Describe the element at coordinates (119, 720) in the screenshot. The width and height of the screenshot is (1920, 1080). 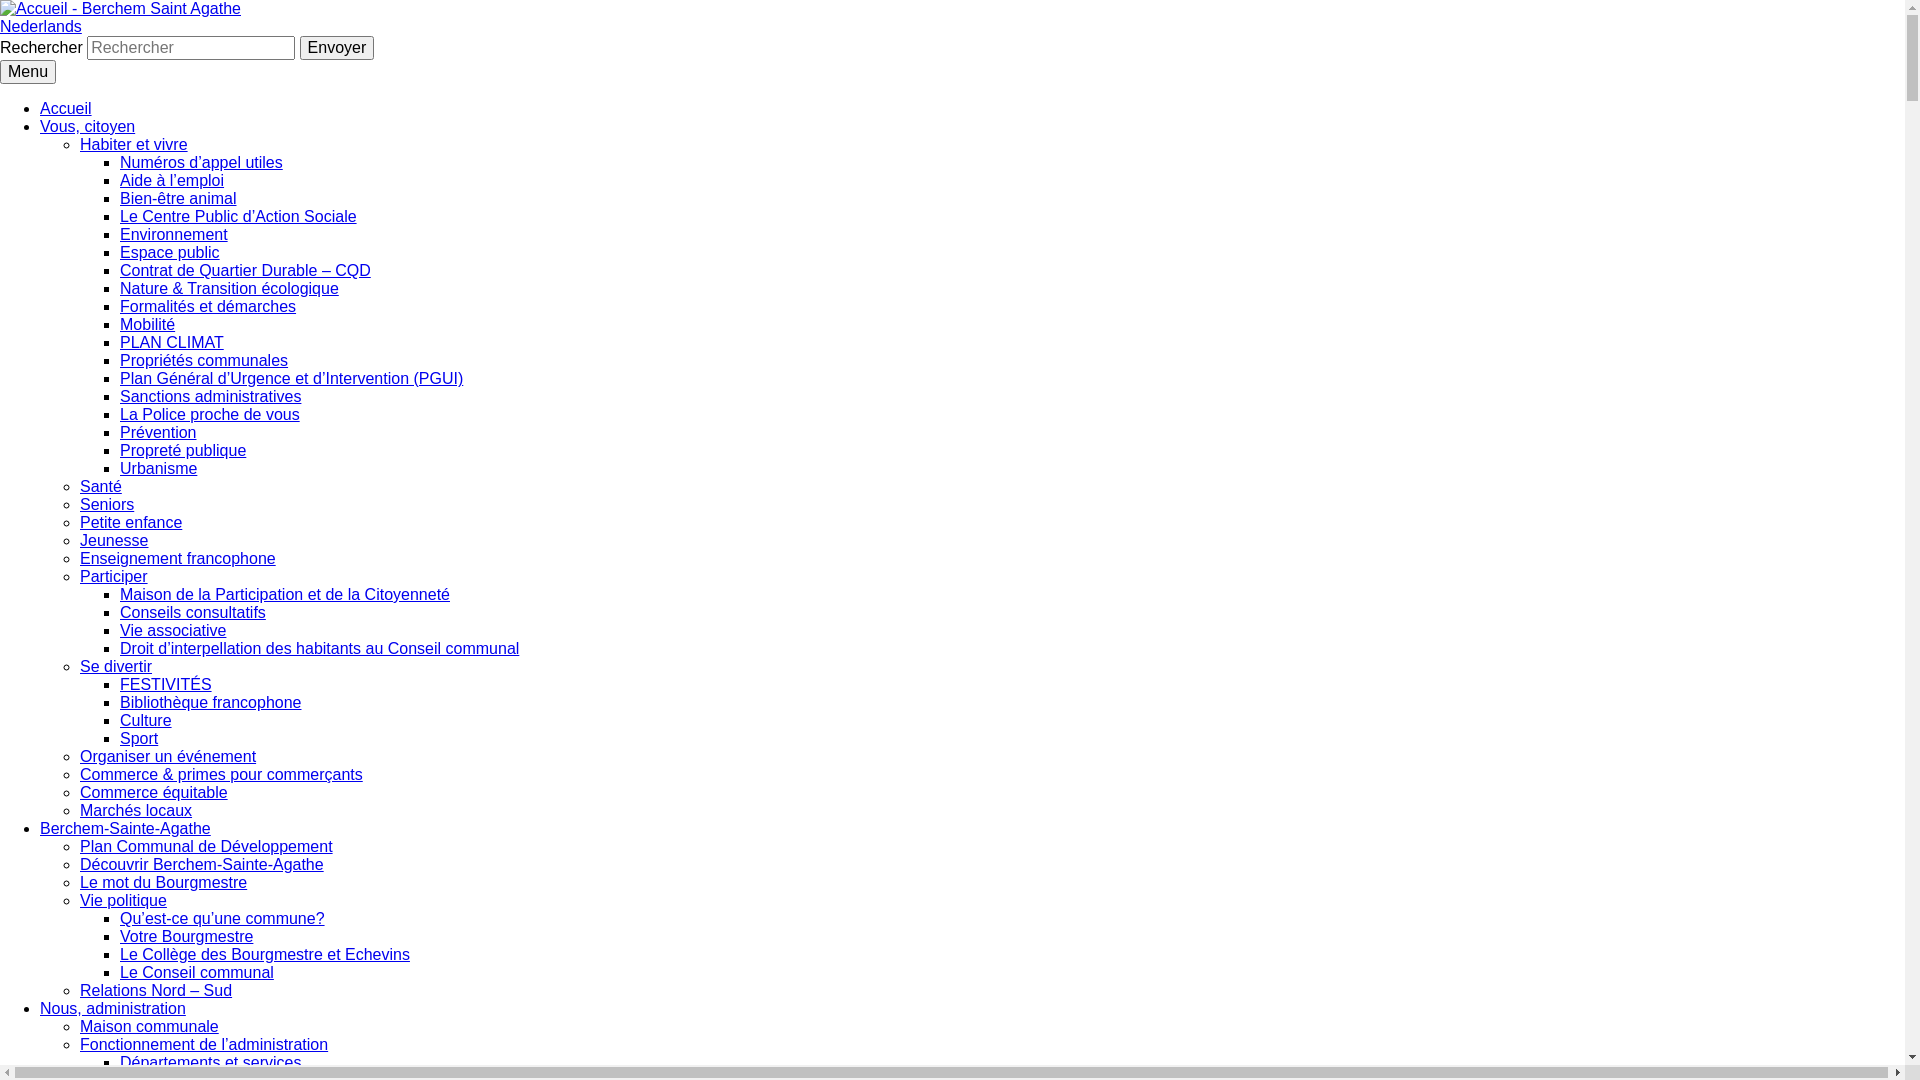
I see `'Culture'` at that location.